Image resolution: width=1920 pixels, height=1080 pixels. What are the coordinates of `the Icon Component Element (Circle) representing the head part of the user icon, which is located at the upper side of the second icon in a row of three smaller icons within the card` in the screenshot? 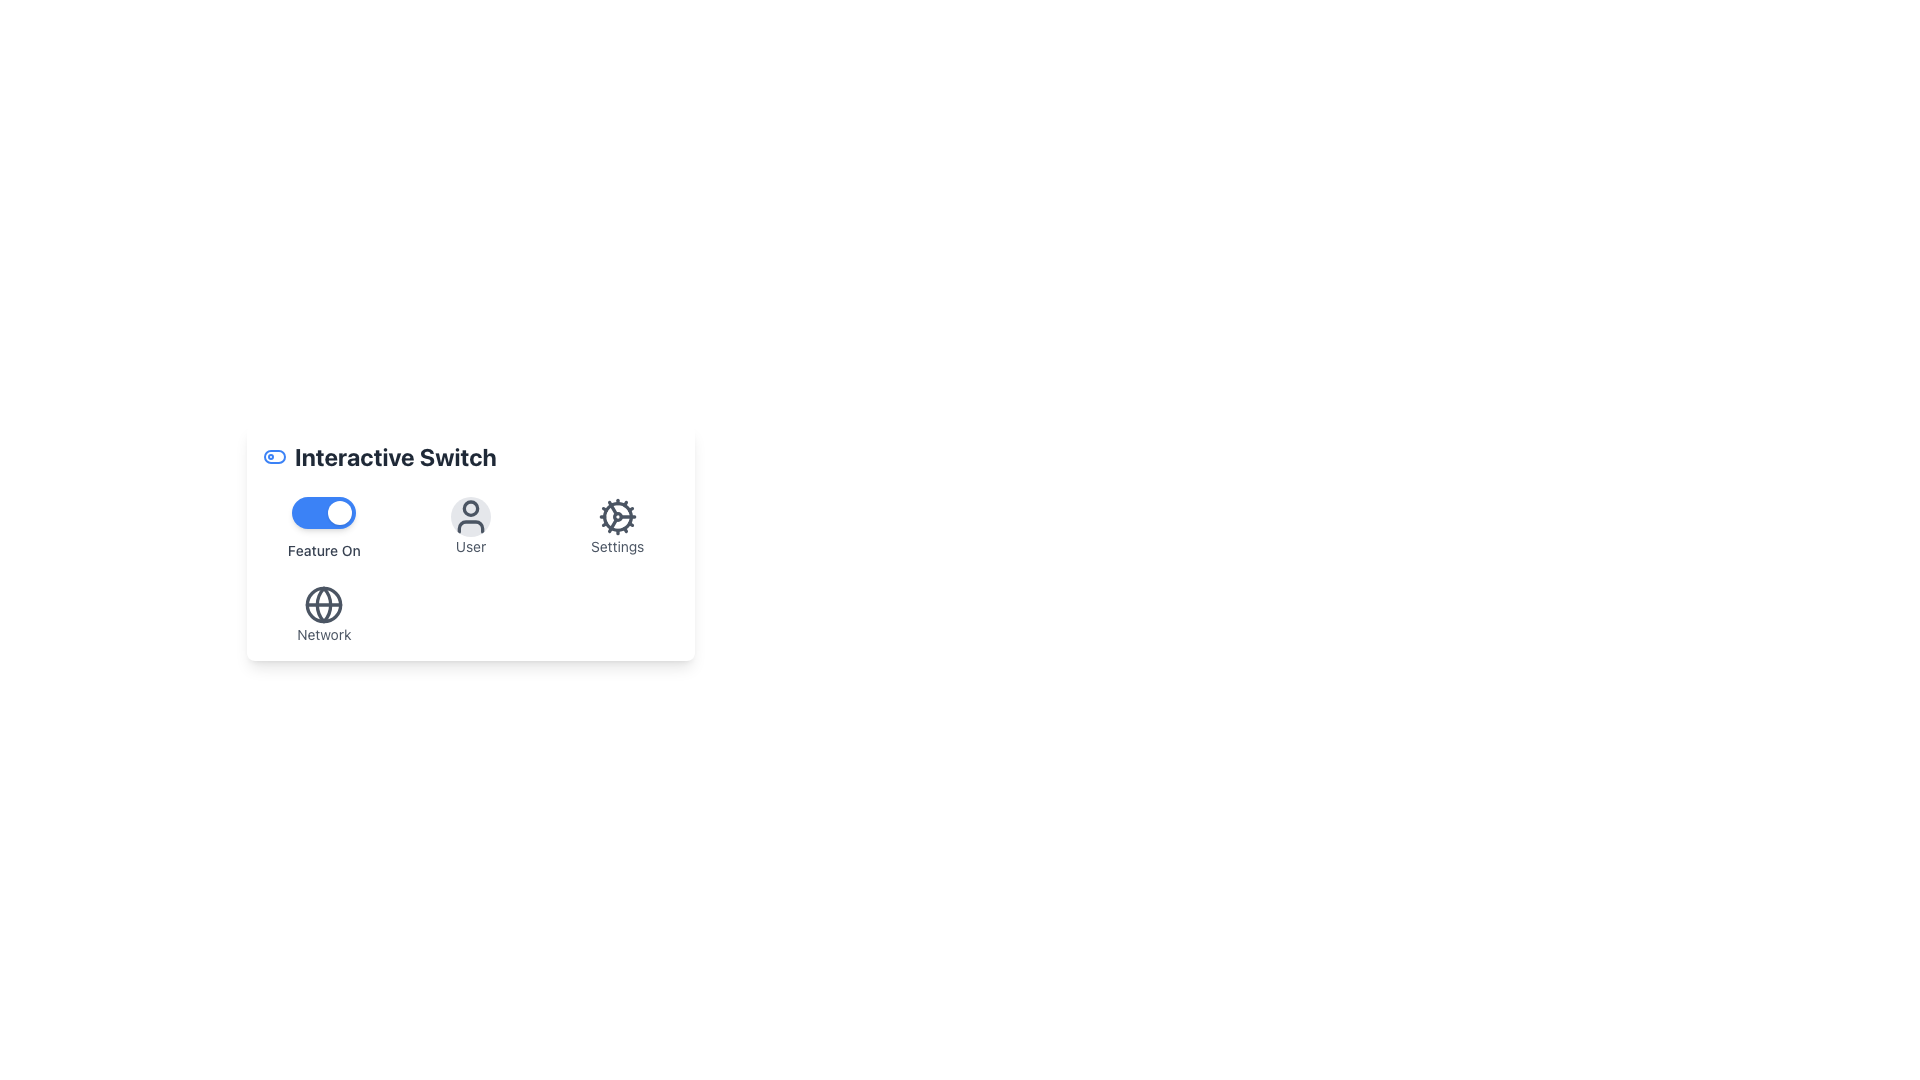 It's located at (469, 507).